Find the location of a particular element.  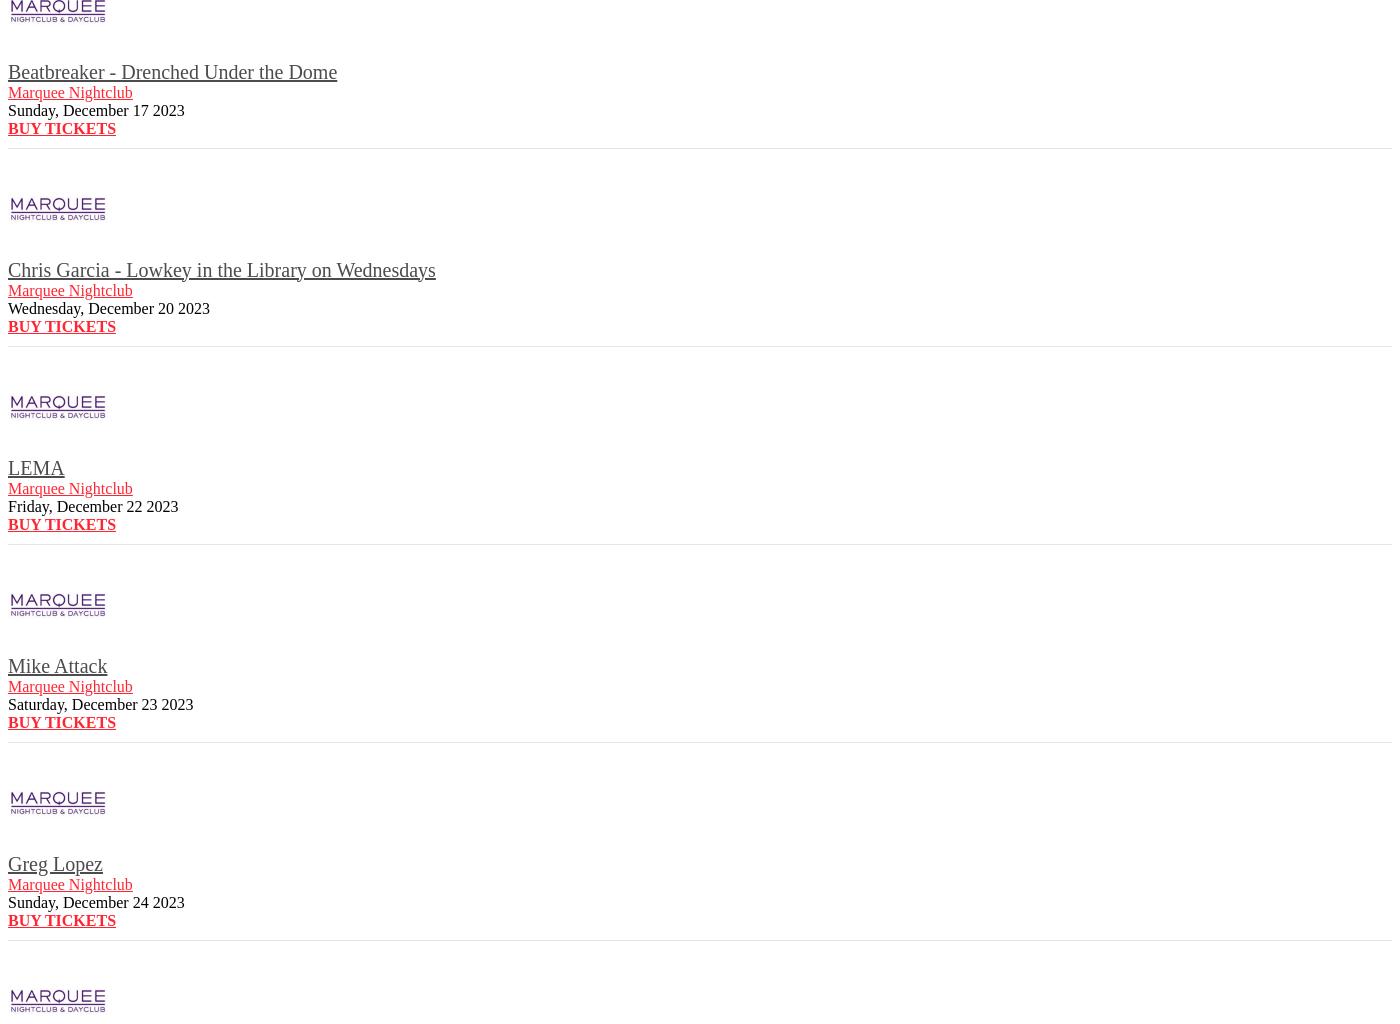

'Mike Attack' is located at coordinates (57, 663).